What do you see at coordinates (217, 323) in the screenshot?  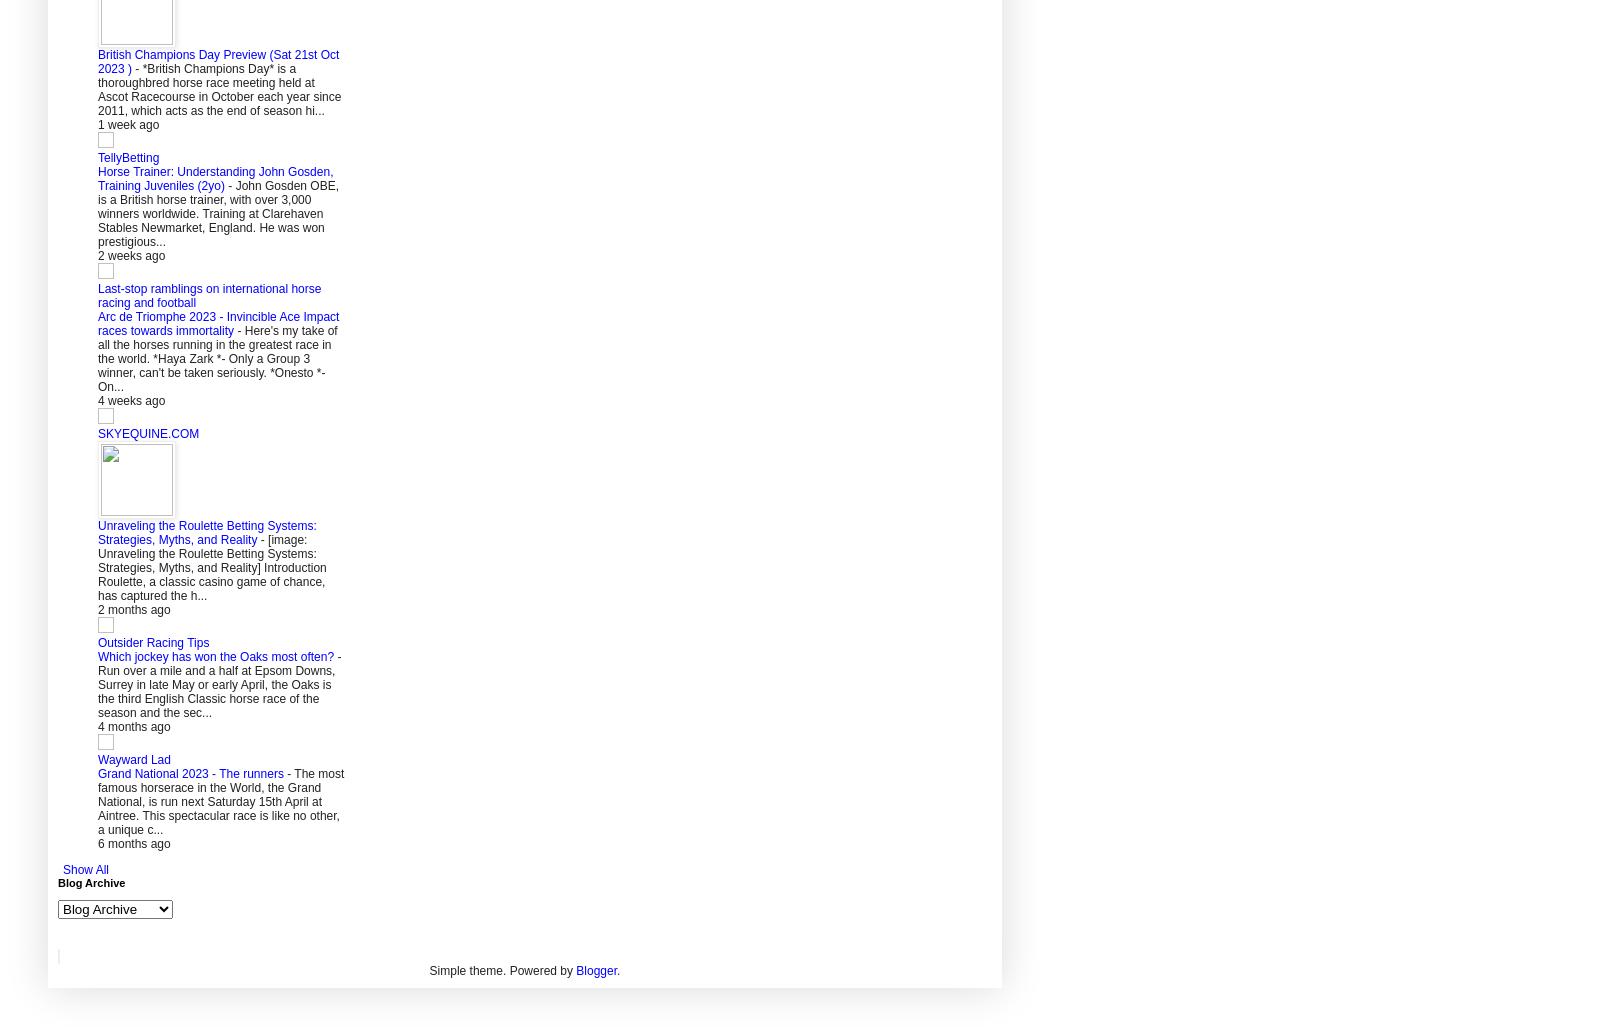 I see `'Arc de Triomphe 2023 - Invincible Ace Impact races towards immortality'` at bounding box center [217, 323].